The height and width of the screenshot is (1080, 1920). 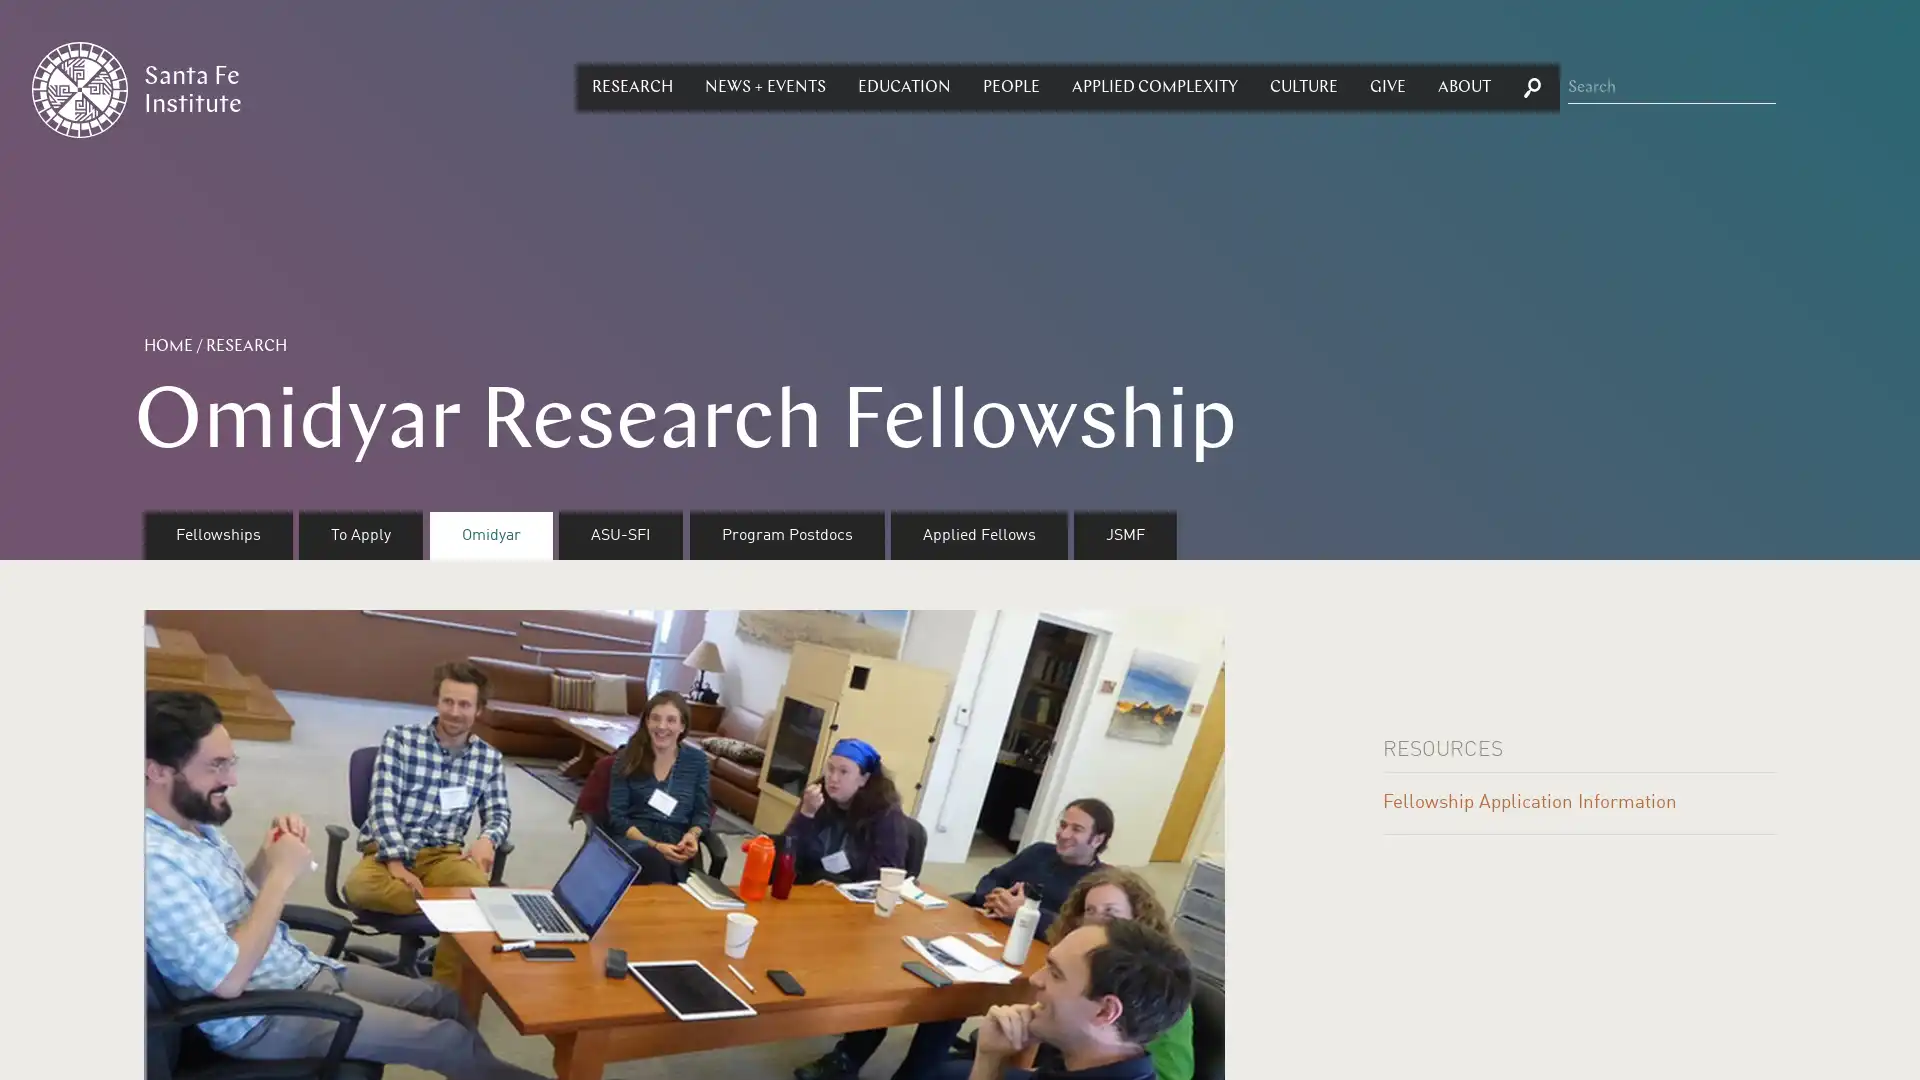 I want to click on Login, so click(x=950, y=498).